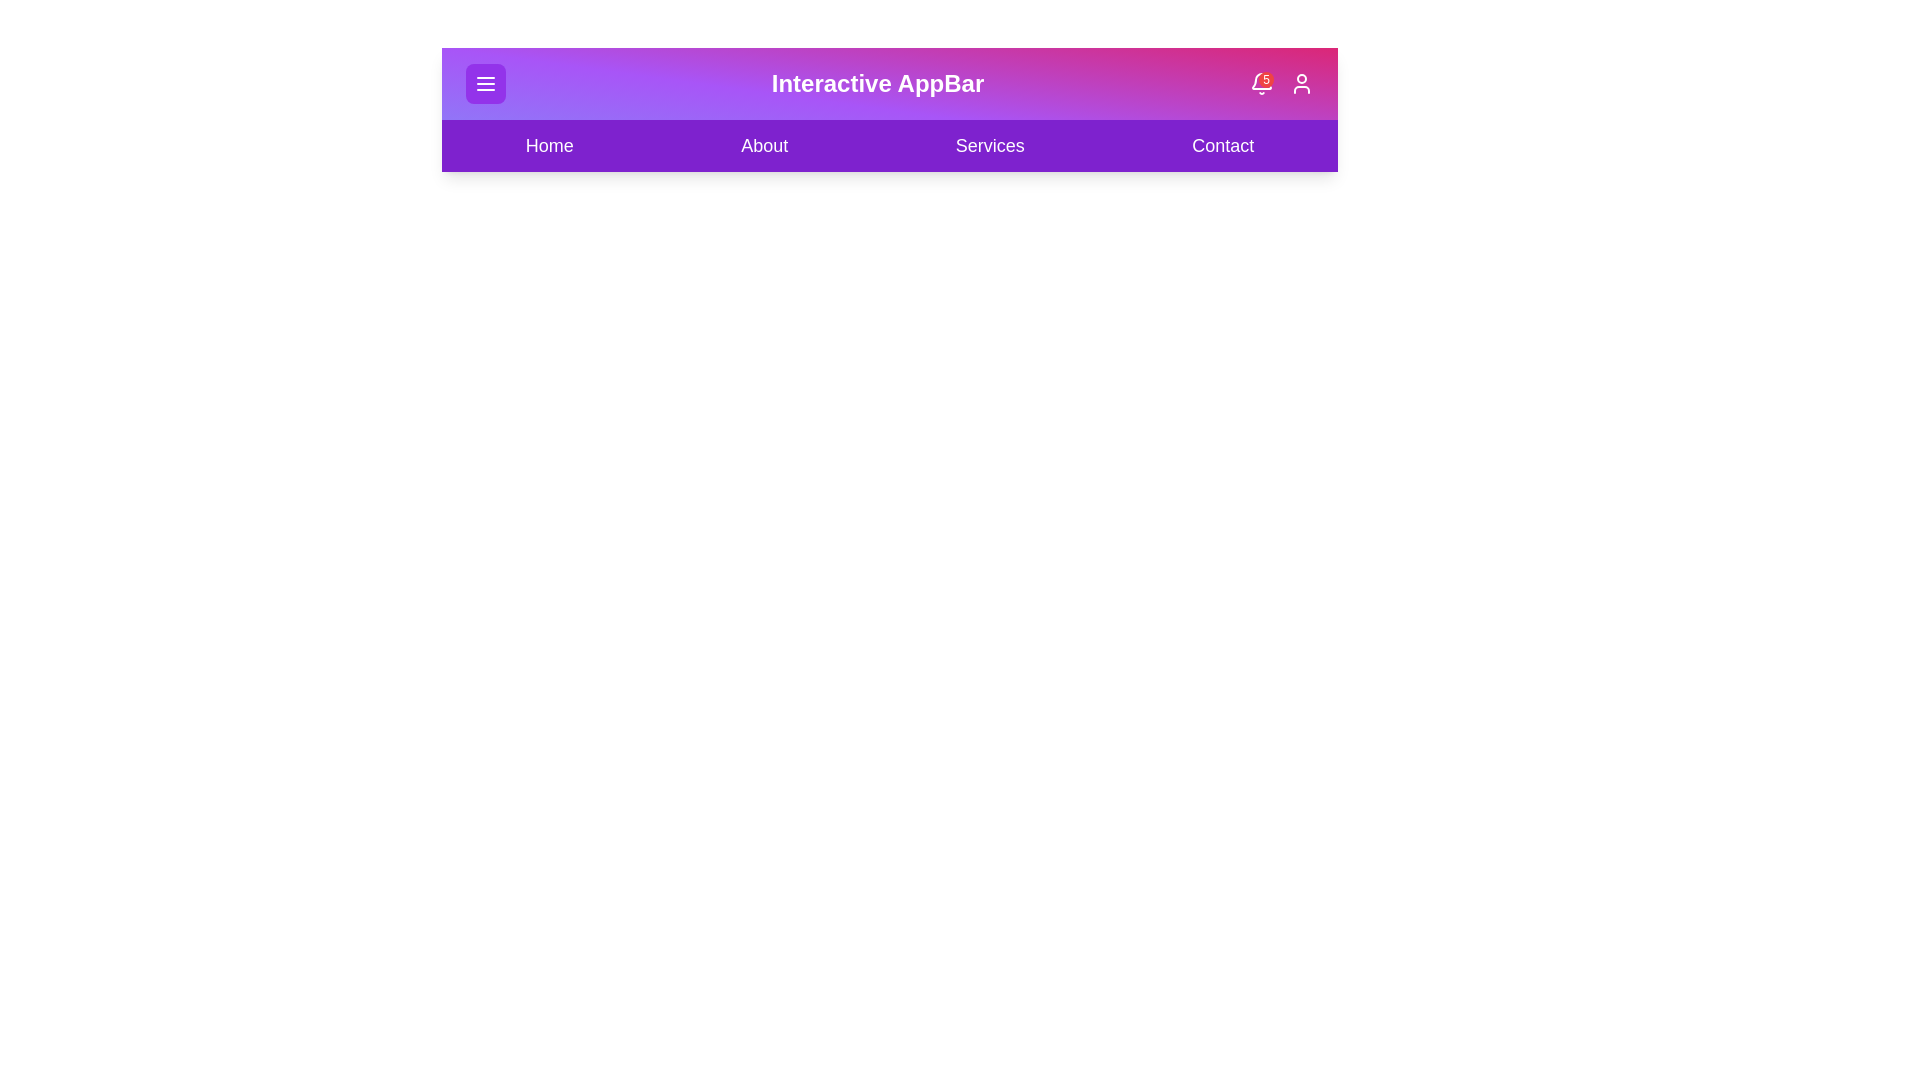  I want to click on menu button to toggle the menu visibility, so click(485, 83).